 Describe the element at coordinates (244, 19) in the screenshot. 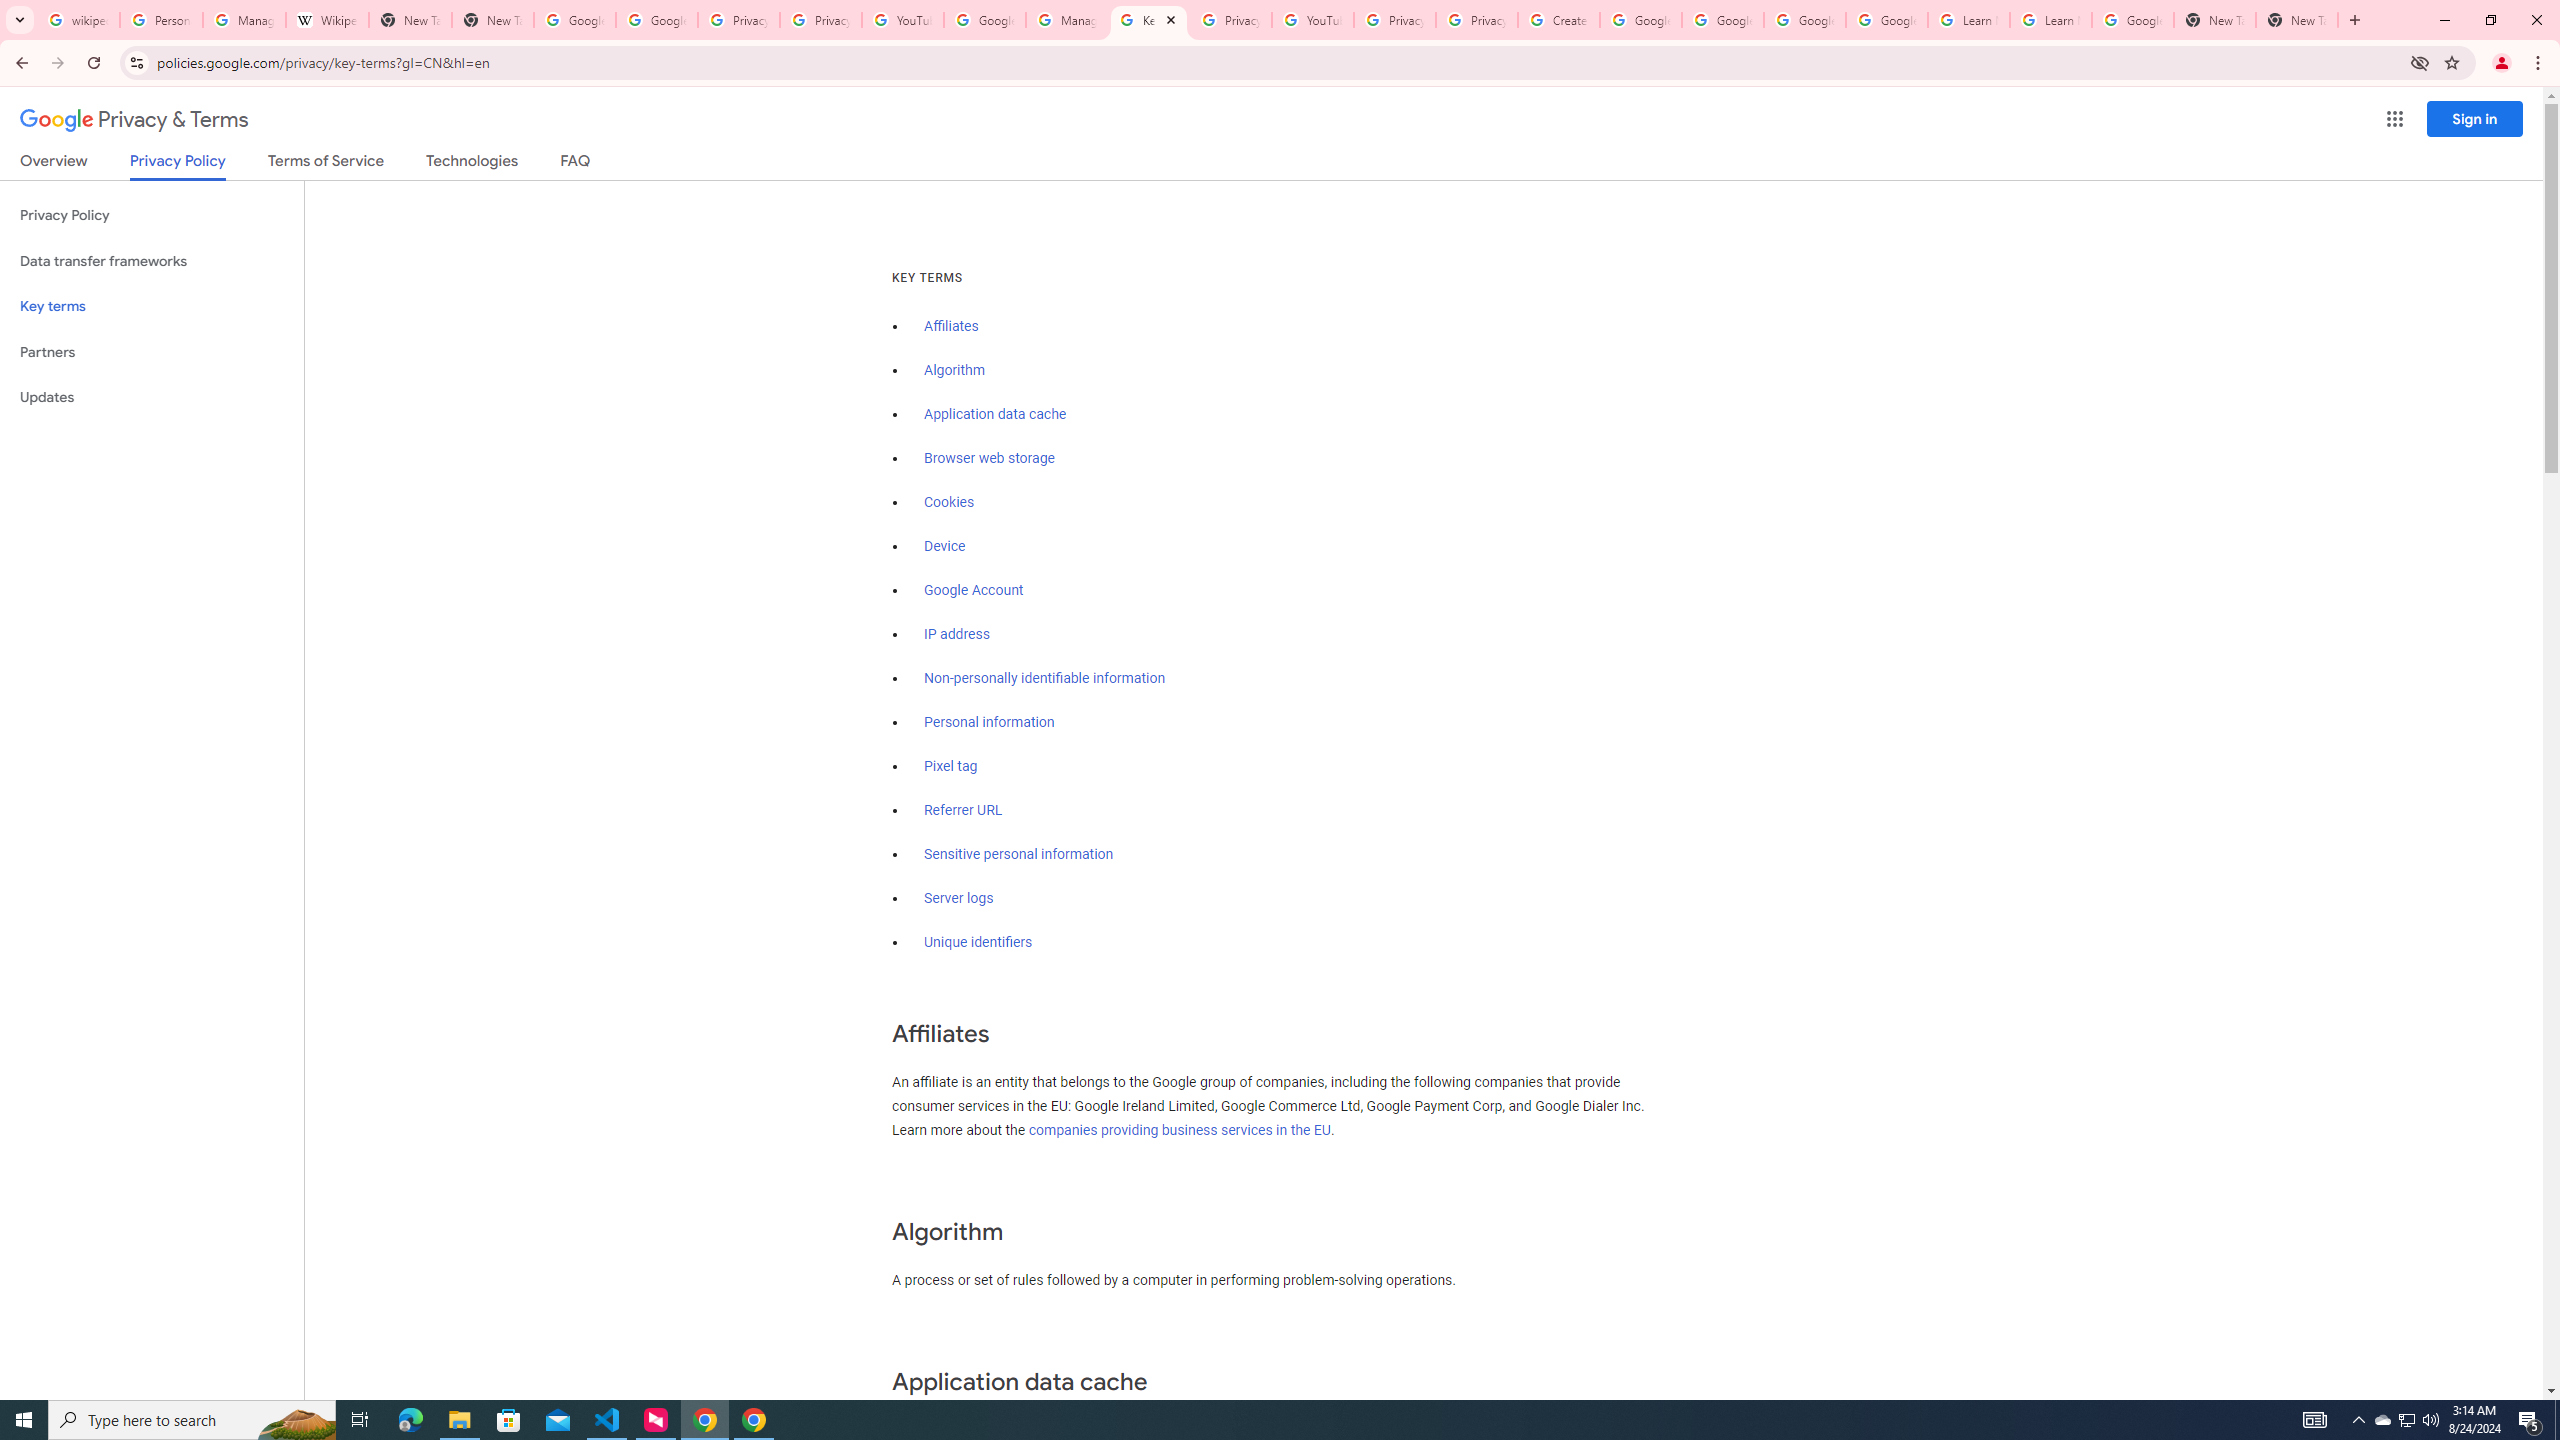

I see `'Manage your Location History - Google Search Help'` at that location.